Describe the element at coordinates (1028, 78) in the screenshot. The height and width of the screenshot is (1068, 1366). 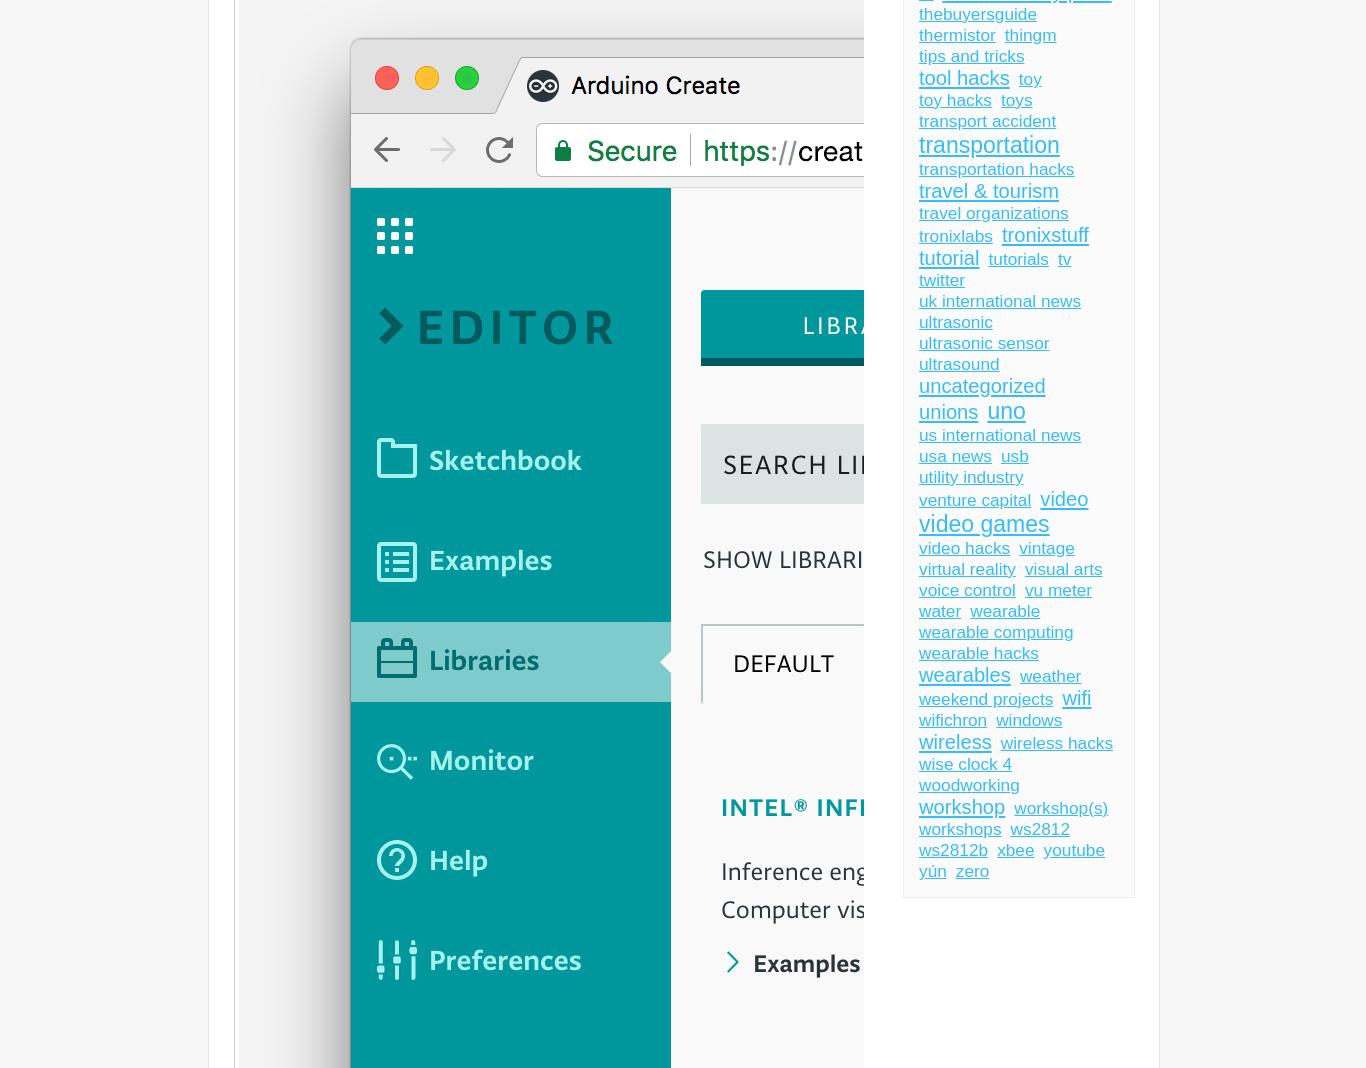
I see `'toy'` at that location.